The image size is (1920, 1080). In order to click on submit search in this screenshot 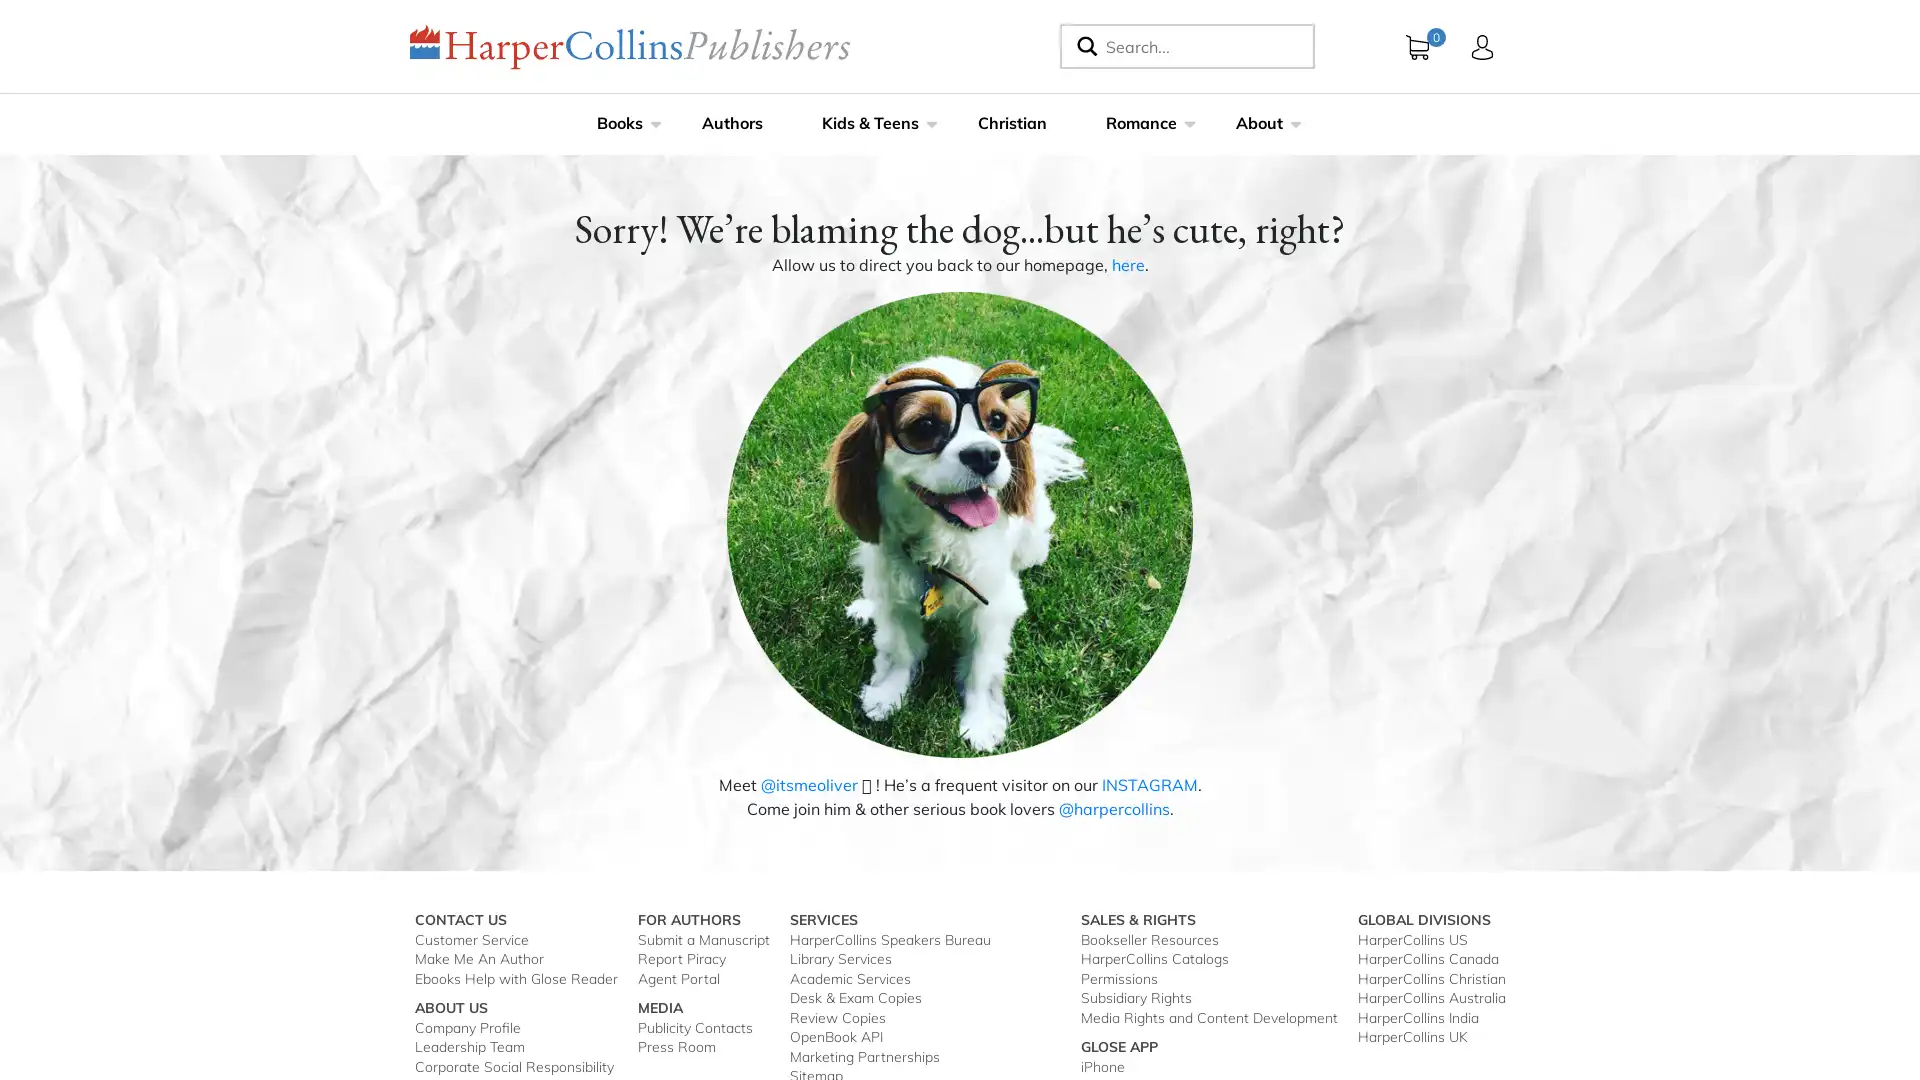, I will do `click(1083, 45)`.